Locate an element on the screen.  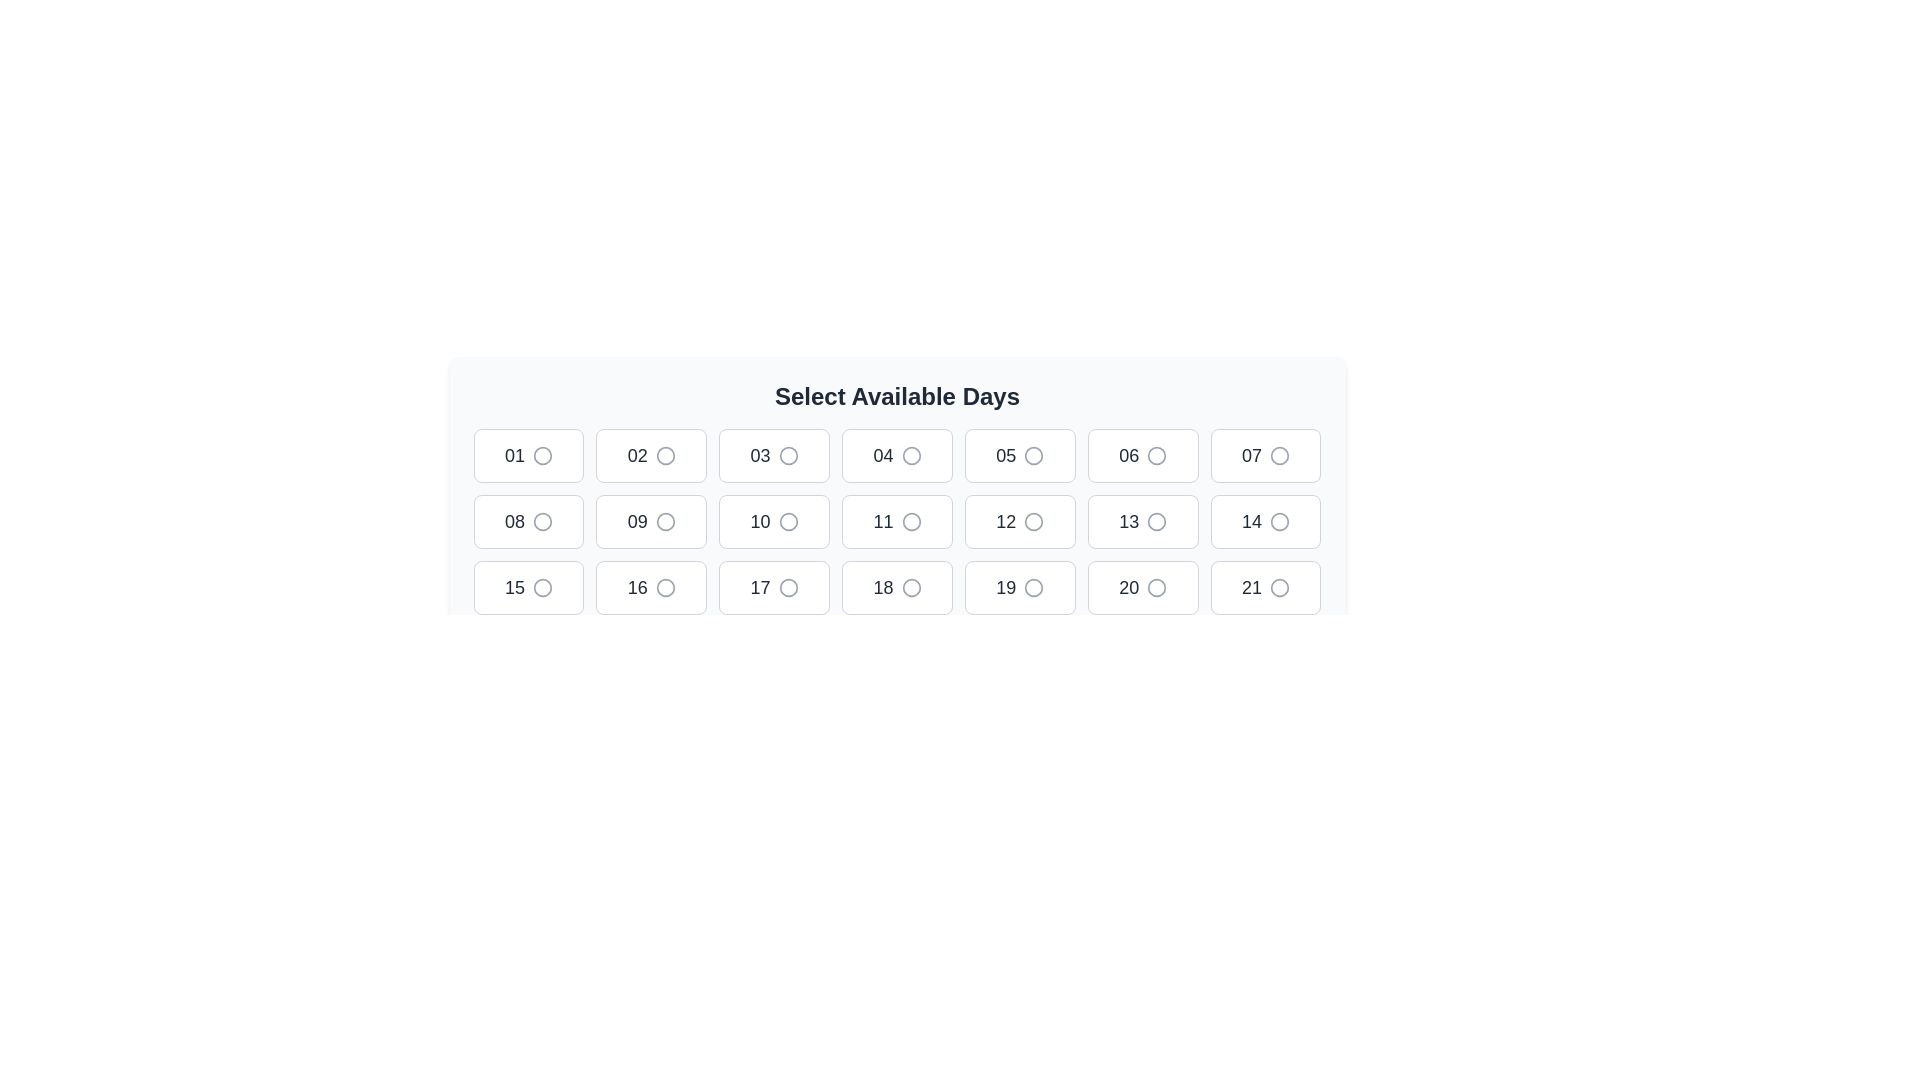
the radio button labeled '03' is located at coordinates (773, 455).